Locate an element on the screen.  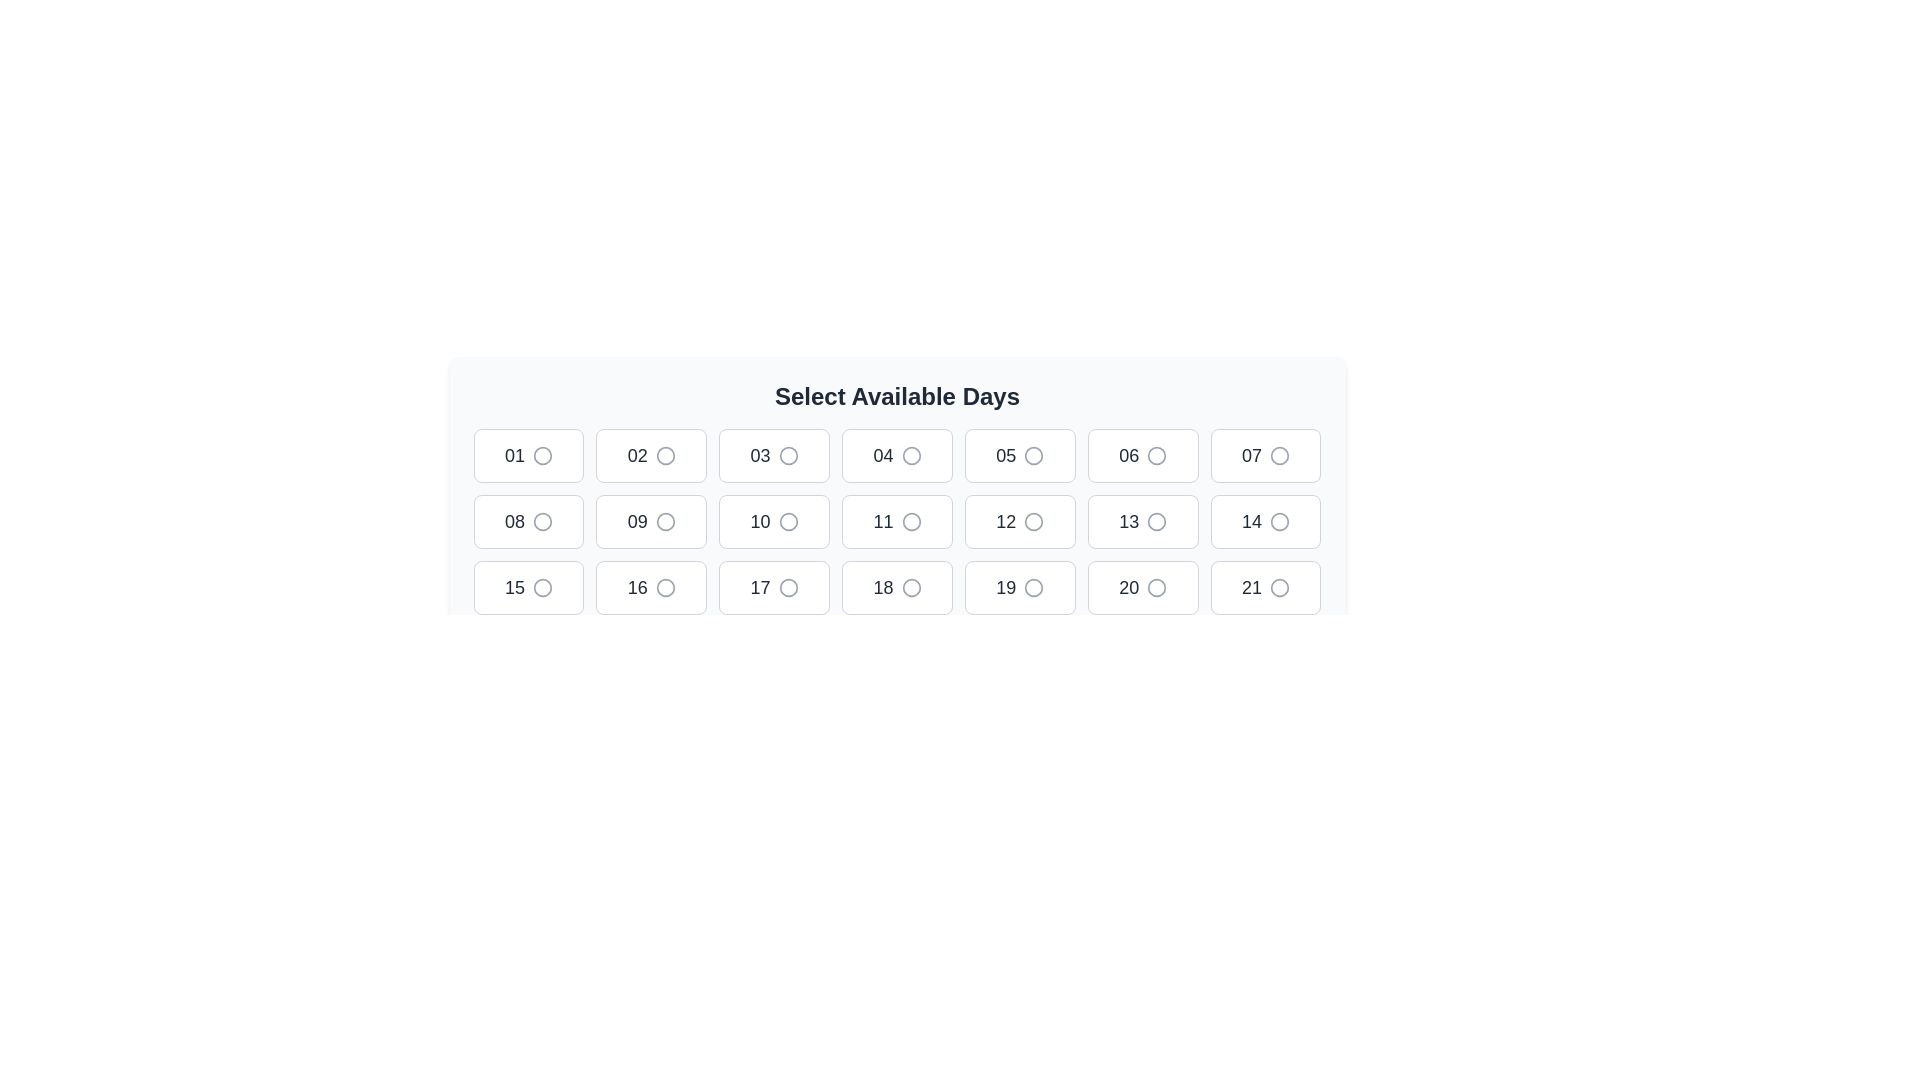
the radio button labeled '03' is located at coordinates (773, 455).